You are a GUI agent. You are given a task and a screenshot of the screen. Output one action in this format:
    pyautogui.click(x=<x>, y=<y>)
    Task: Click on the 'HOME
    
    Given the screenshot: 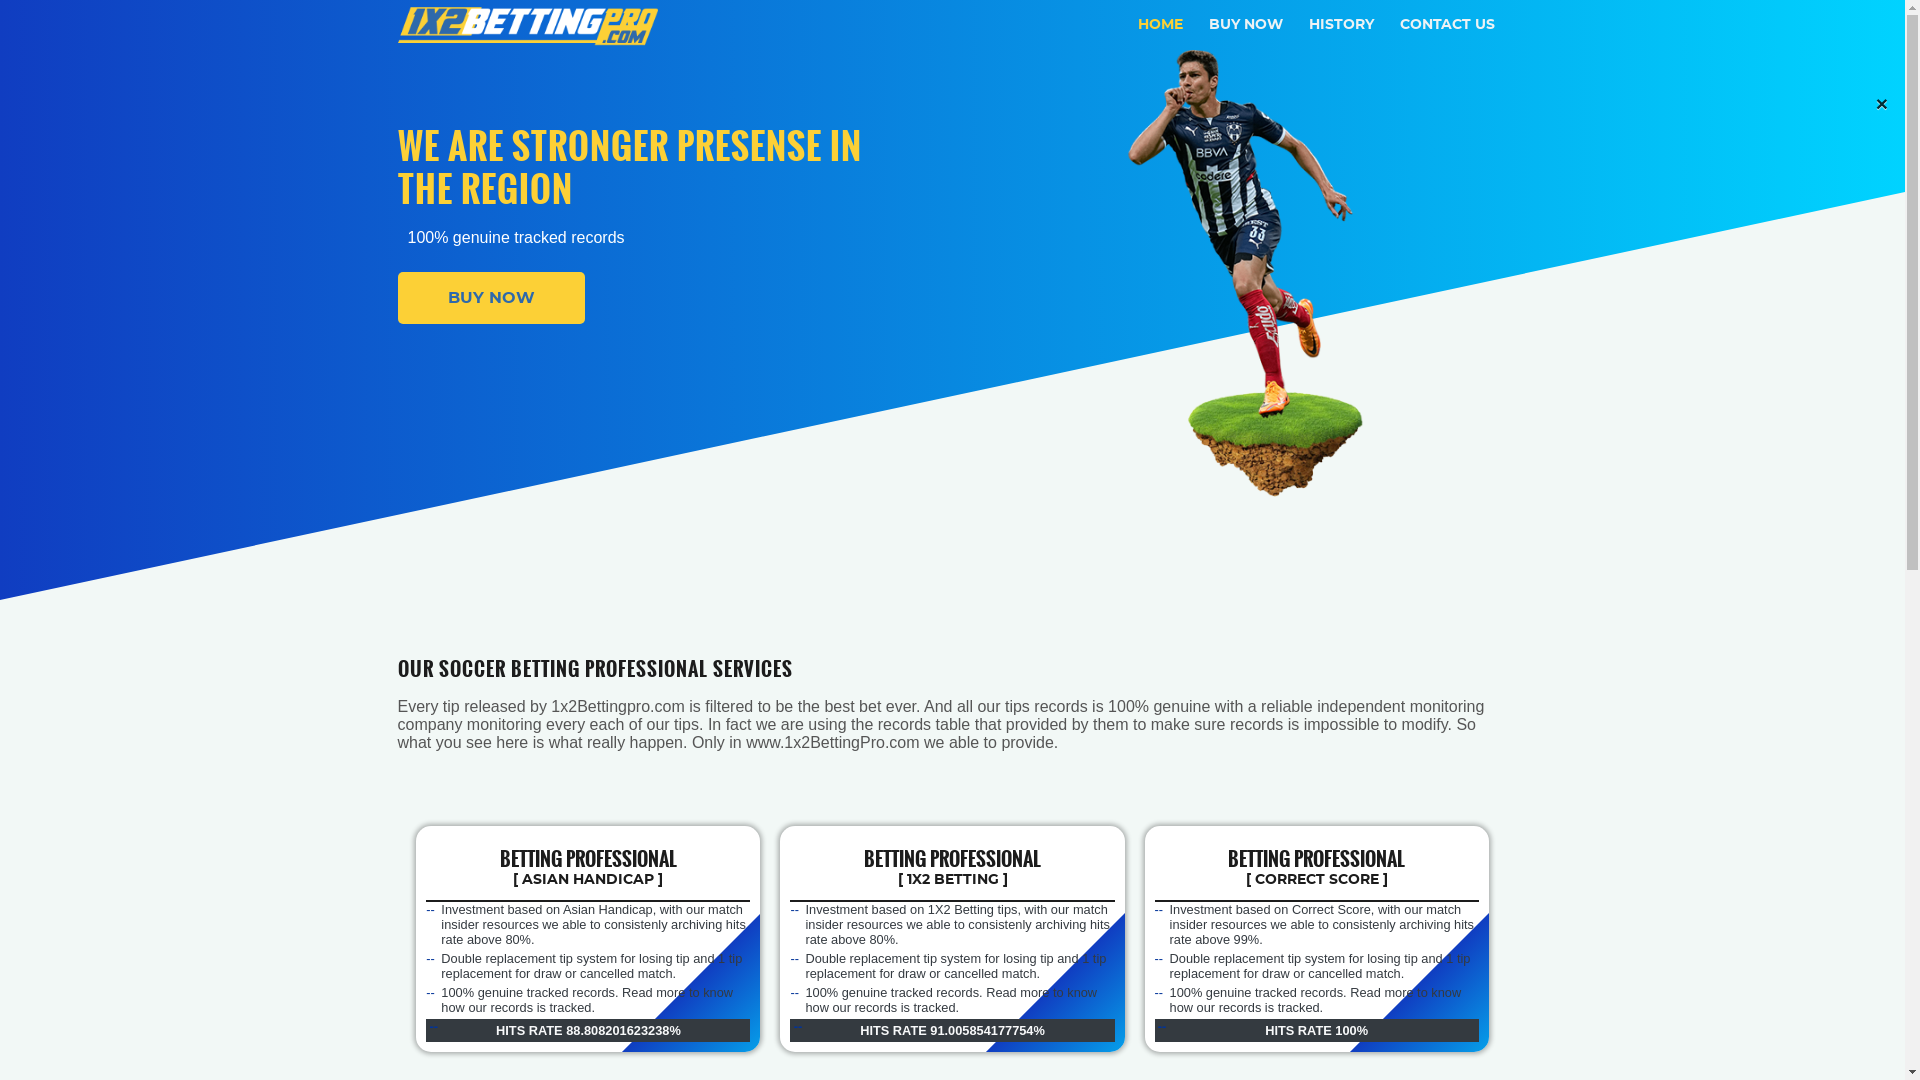 What is the action you would take?
    pyautogui.click(x=1160, y=24)
    